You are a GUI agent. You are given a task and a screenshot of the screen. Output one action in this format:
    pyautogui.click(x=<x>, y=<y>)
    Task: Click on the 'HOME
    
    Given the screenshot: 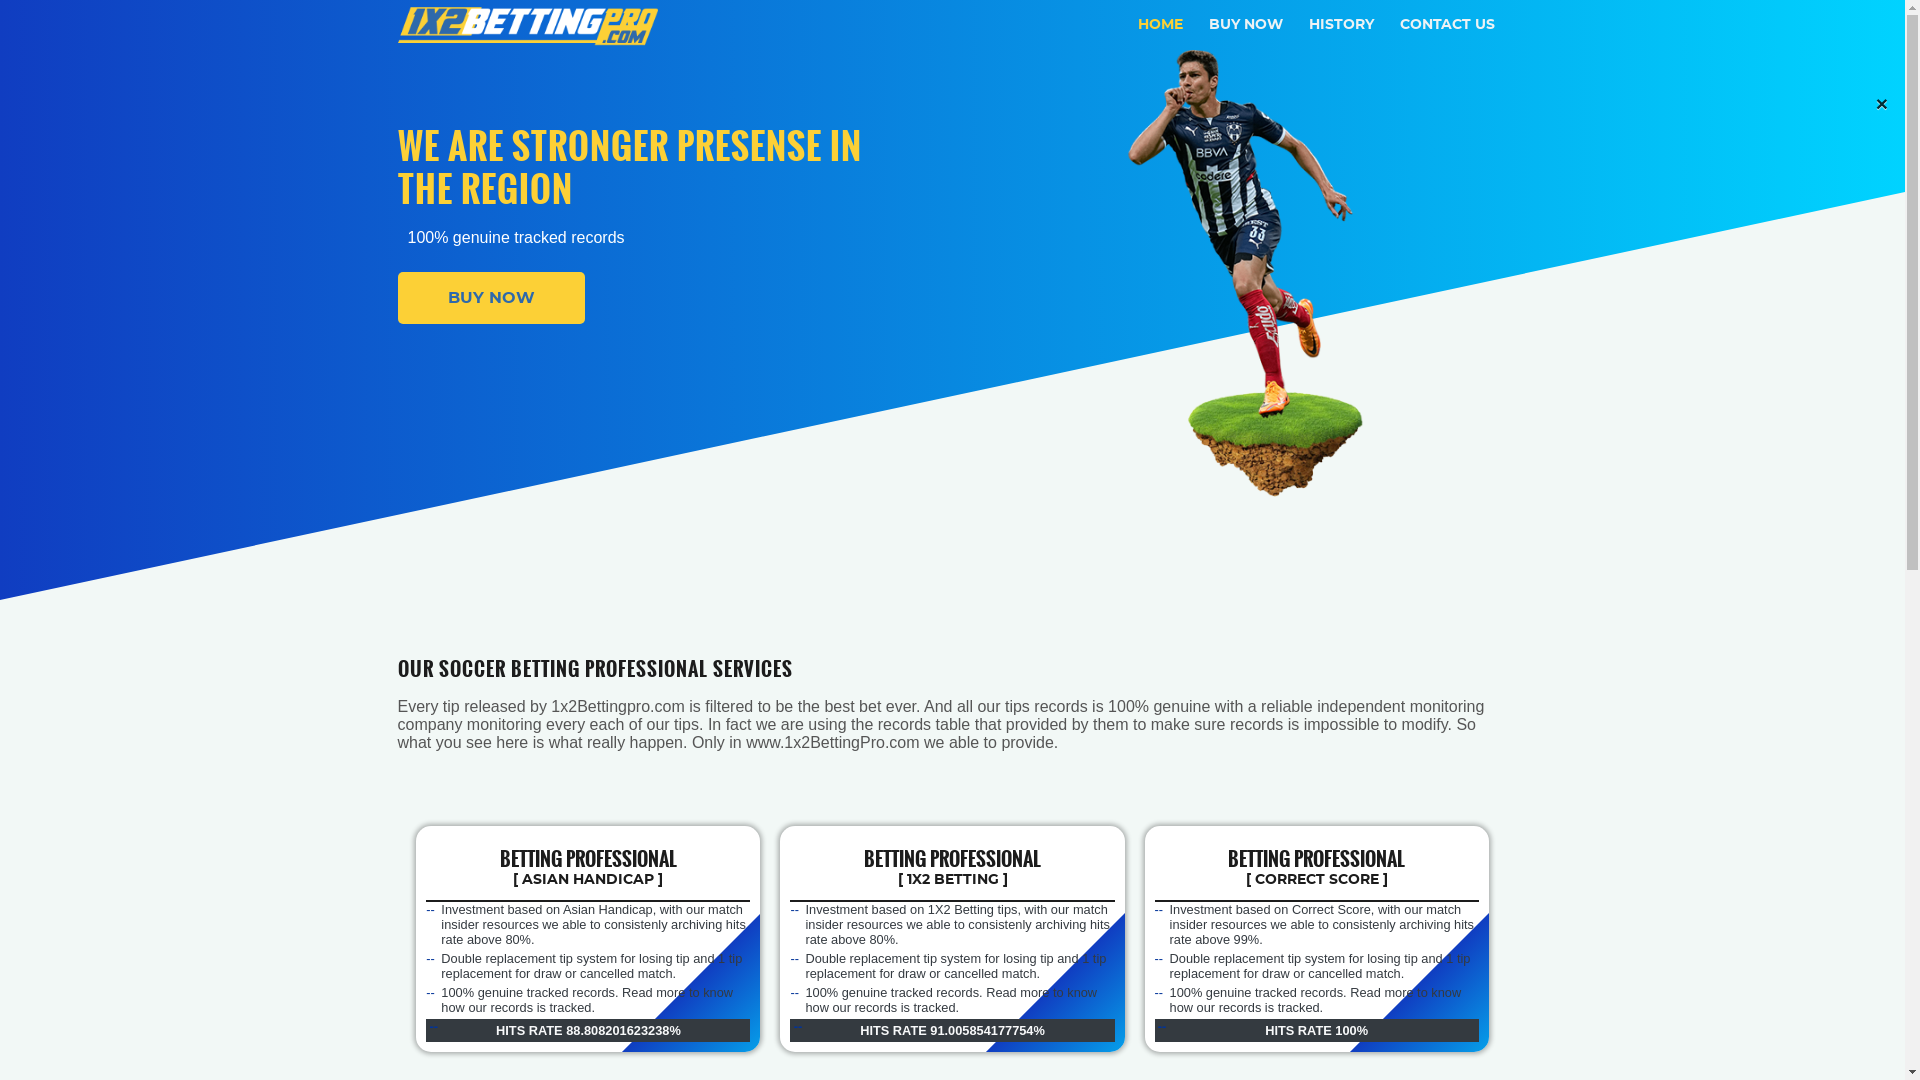 What is the action you would take?
    pyautogui.click(x=1160, y=24)
    